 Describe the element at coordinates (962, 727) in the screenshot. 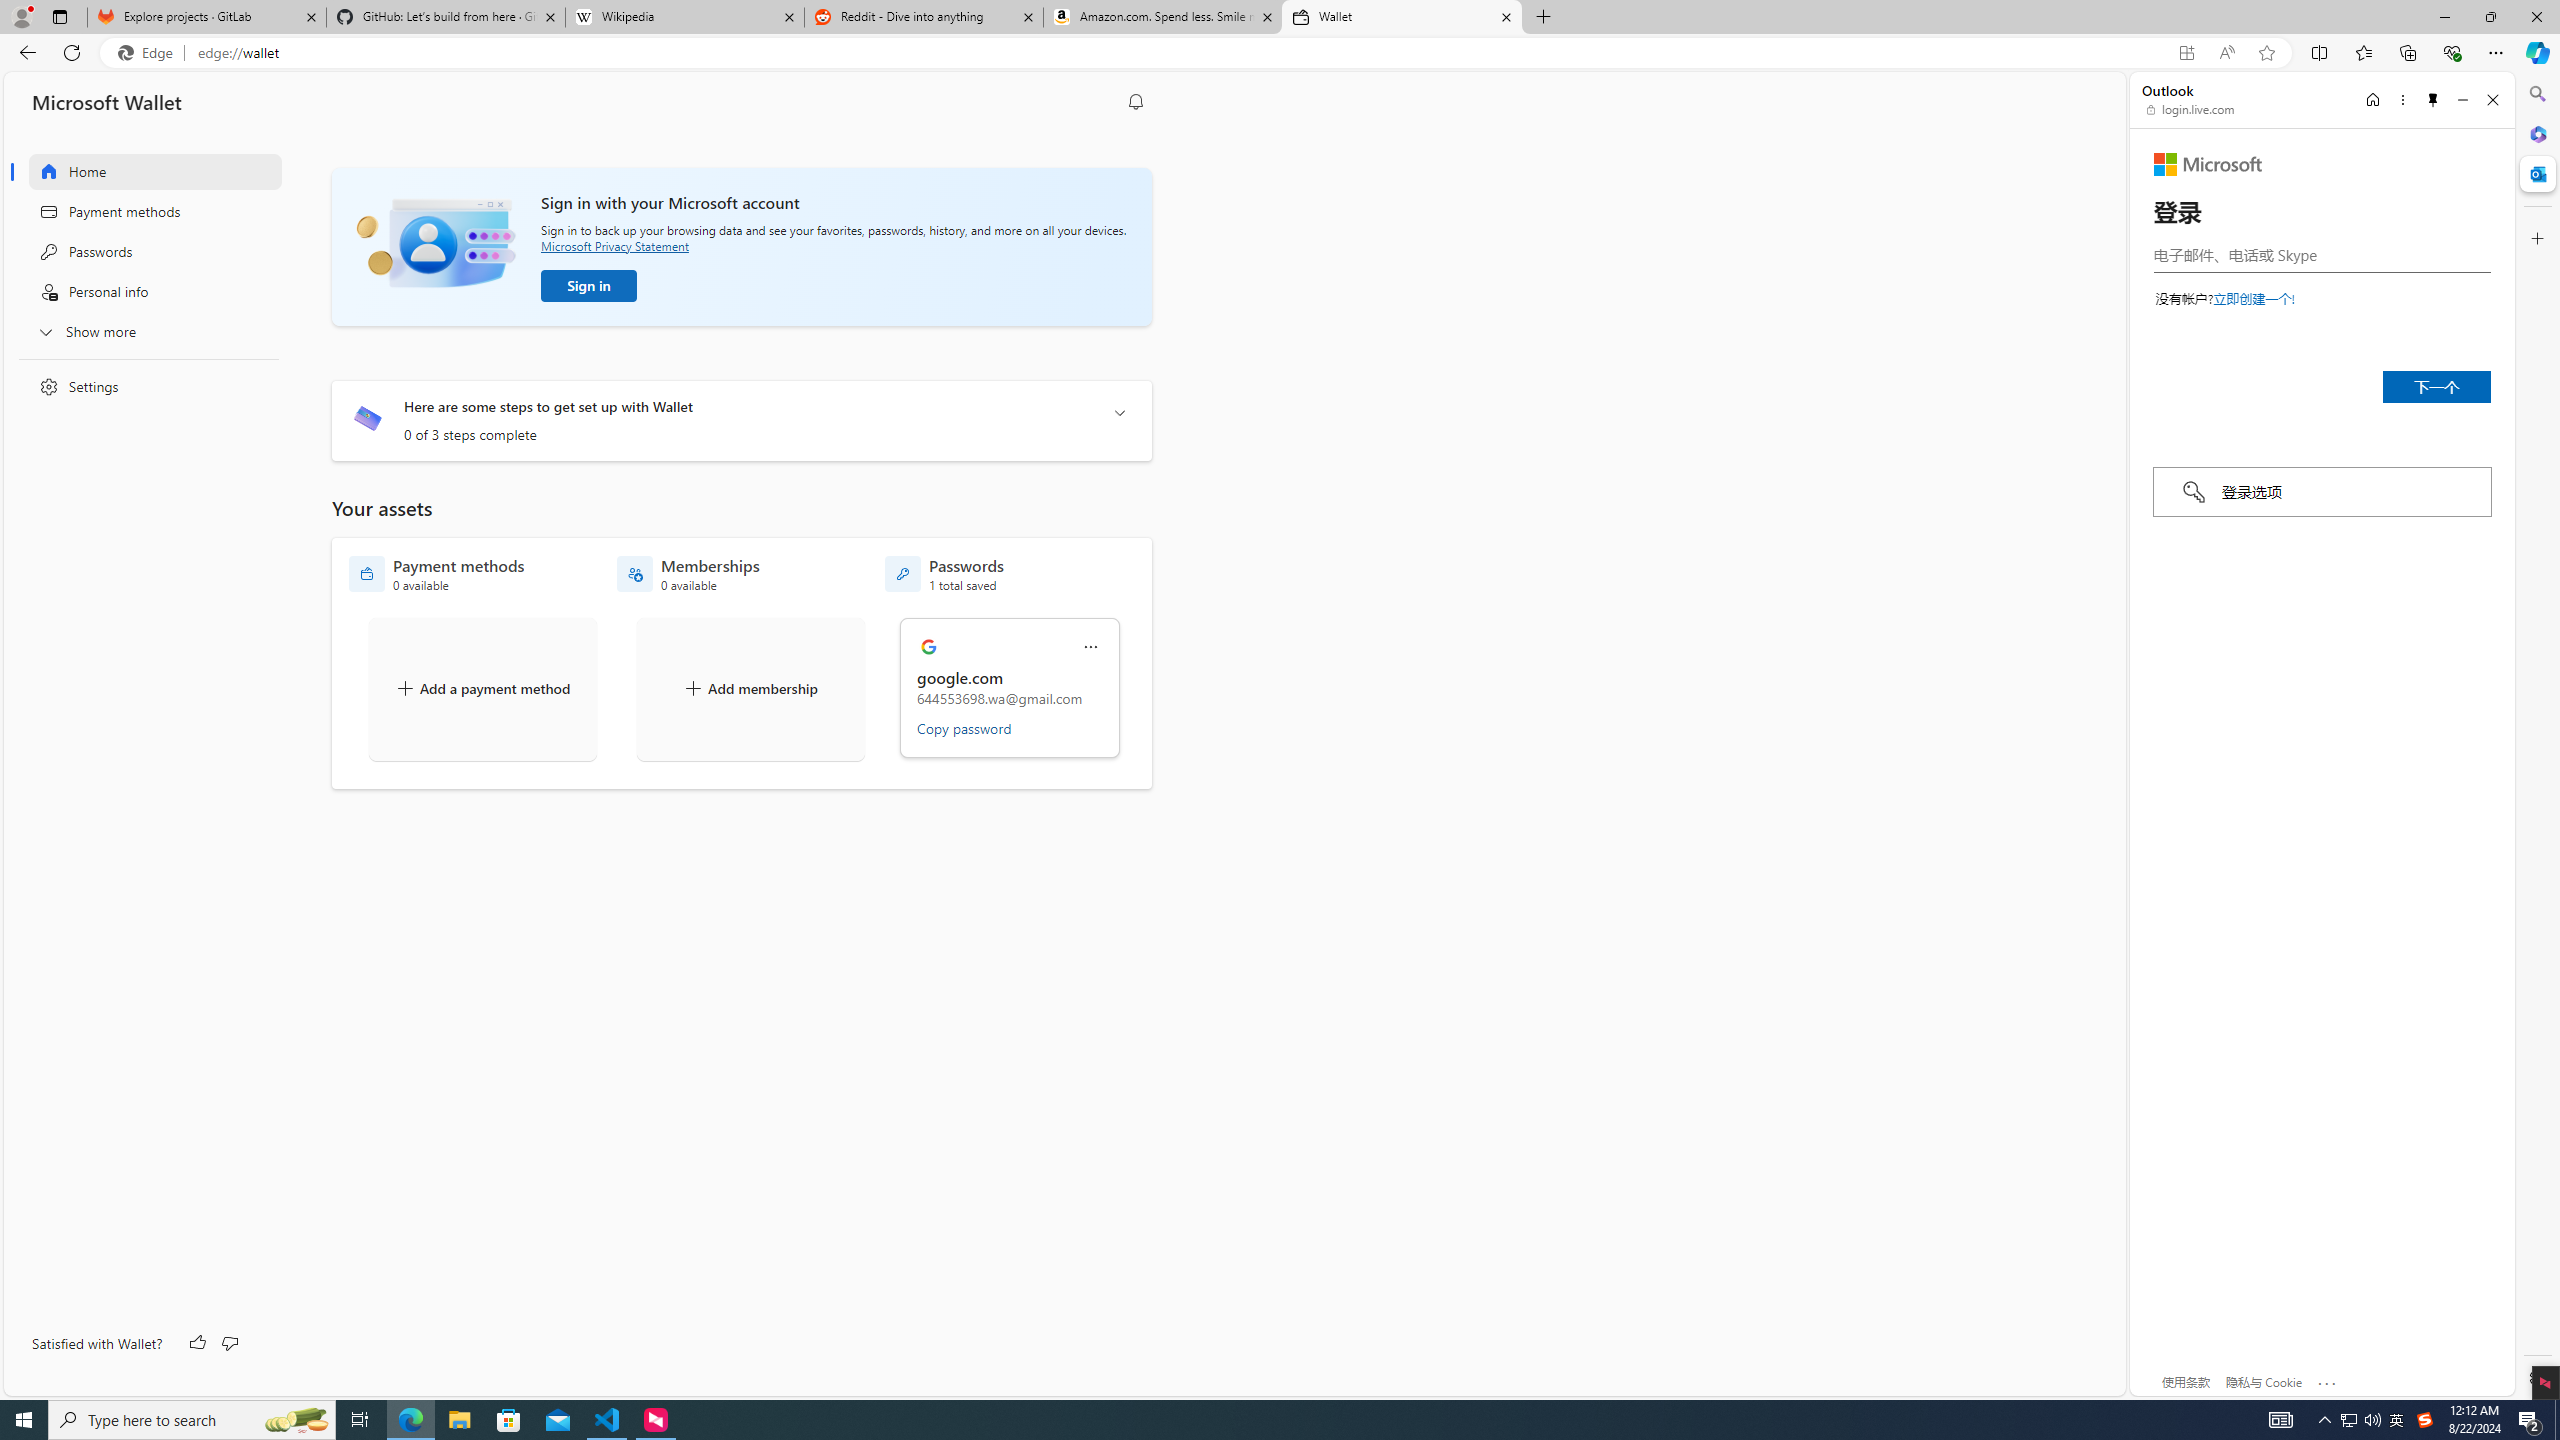

I see `'Copy password'` at that location.